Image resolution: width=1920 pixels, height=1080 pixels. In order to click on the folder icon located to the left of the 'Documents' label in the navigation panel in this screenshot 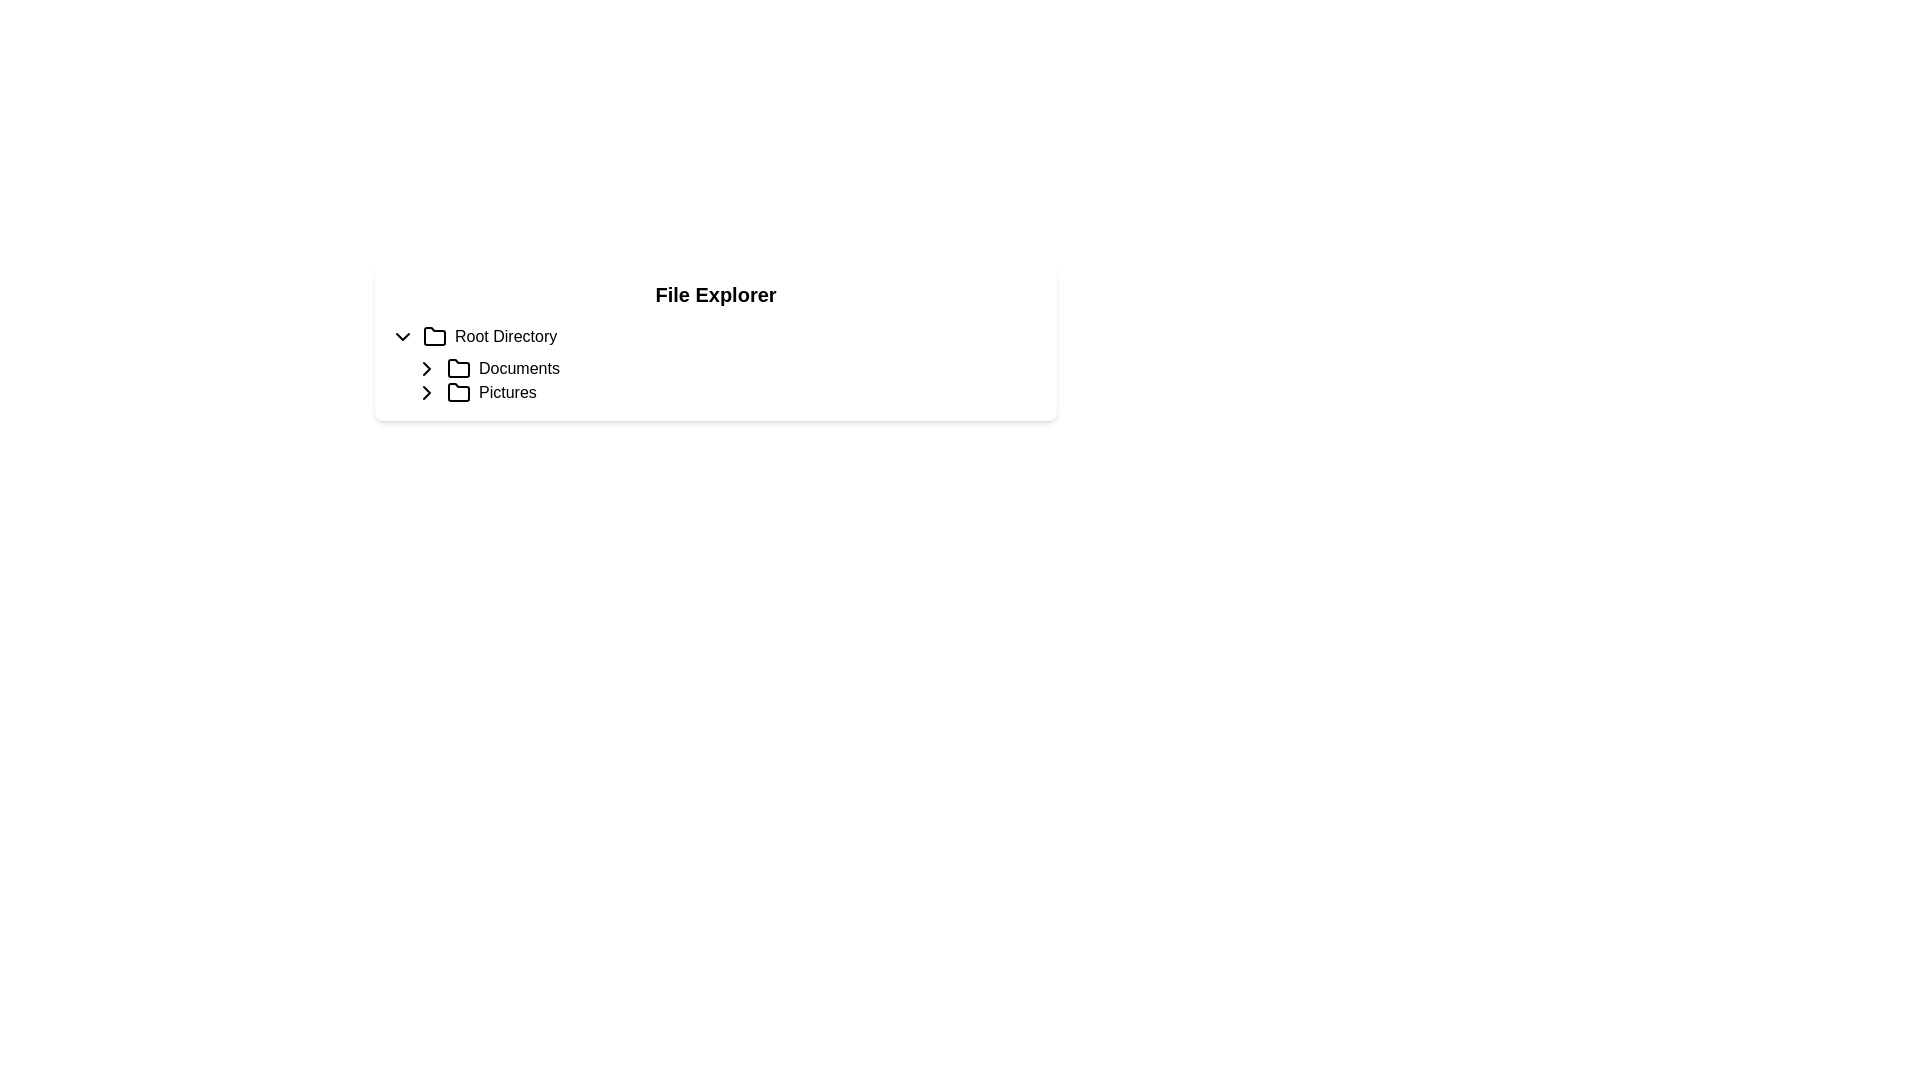, I will do `click(458, 369)`.